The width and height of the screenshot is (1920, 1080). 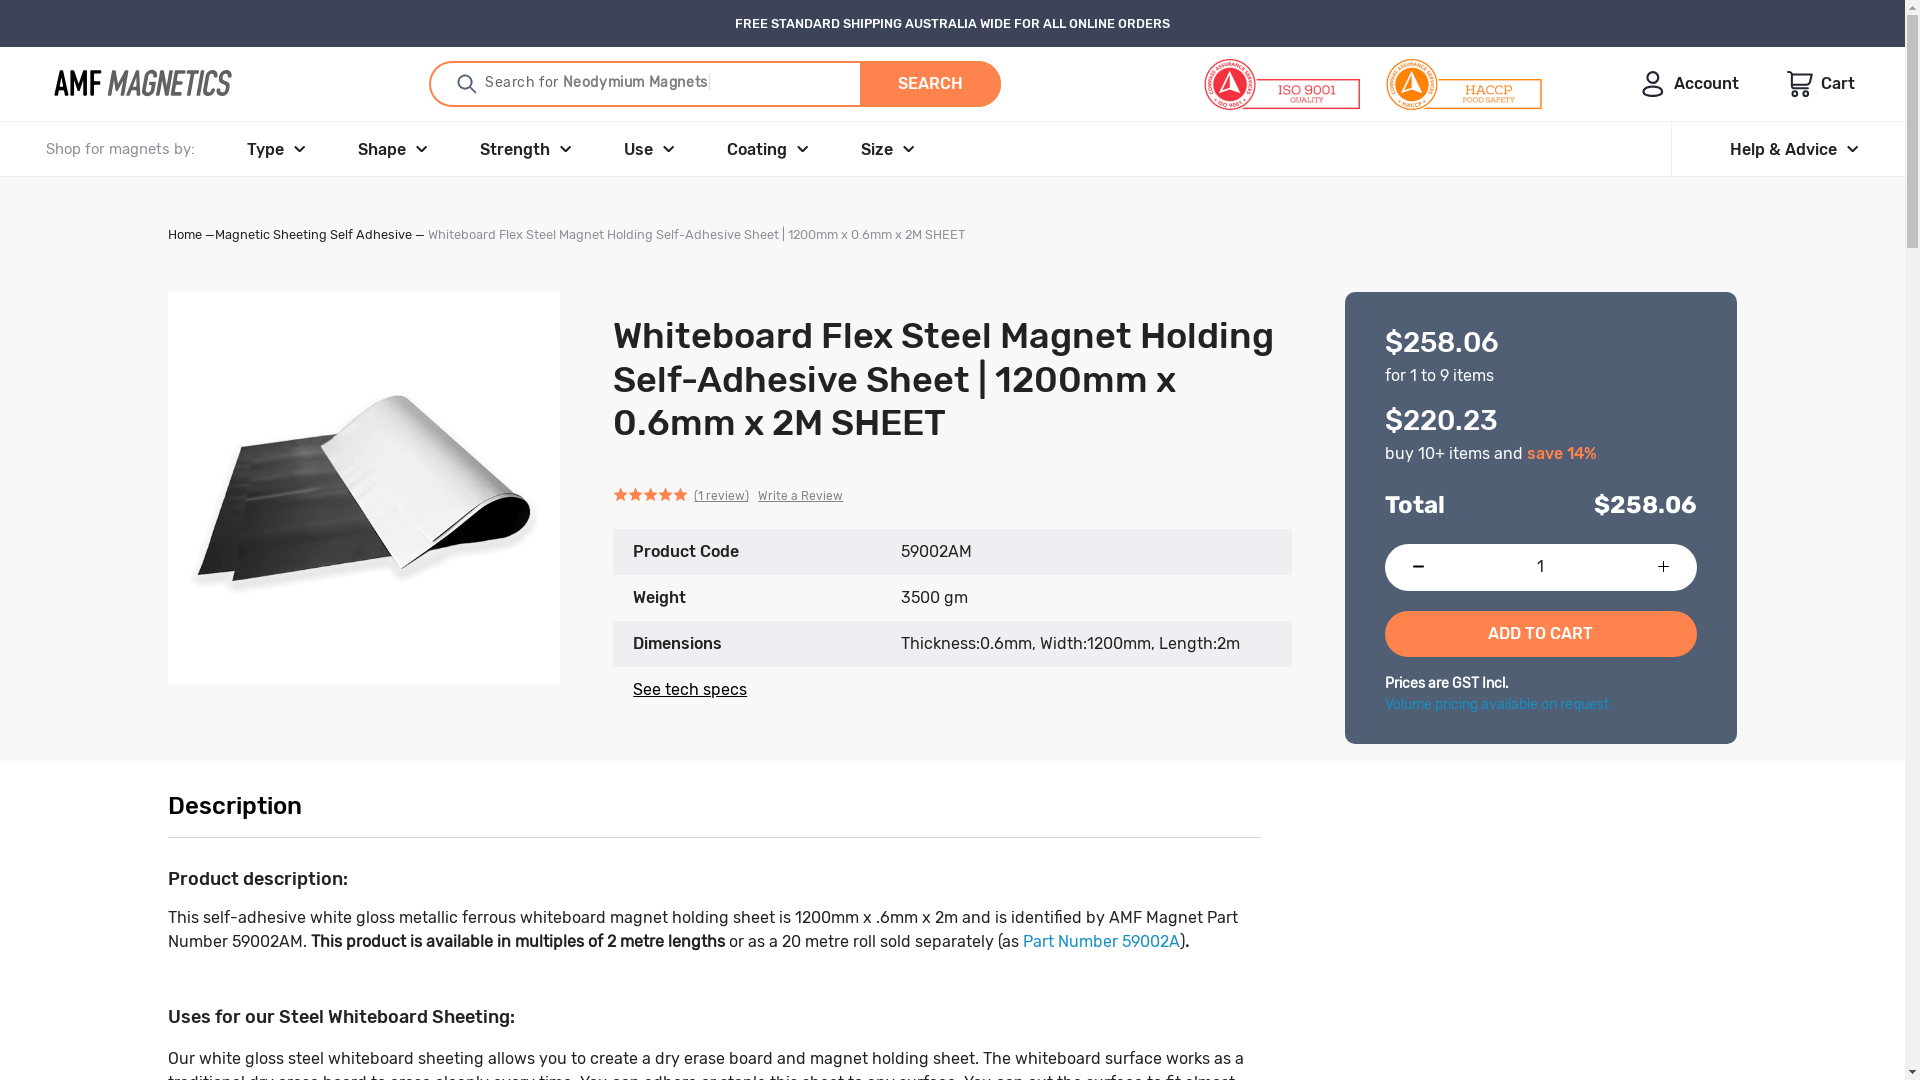 What do you see at coordinates (185, 233) in the screenshot?
I see `'Home'` at bounding box center [185, 233].